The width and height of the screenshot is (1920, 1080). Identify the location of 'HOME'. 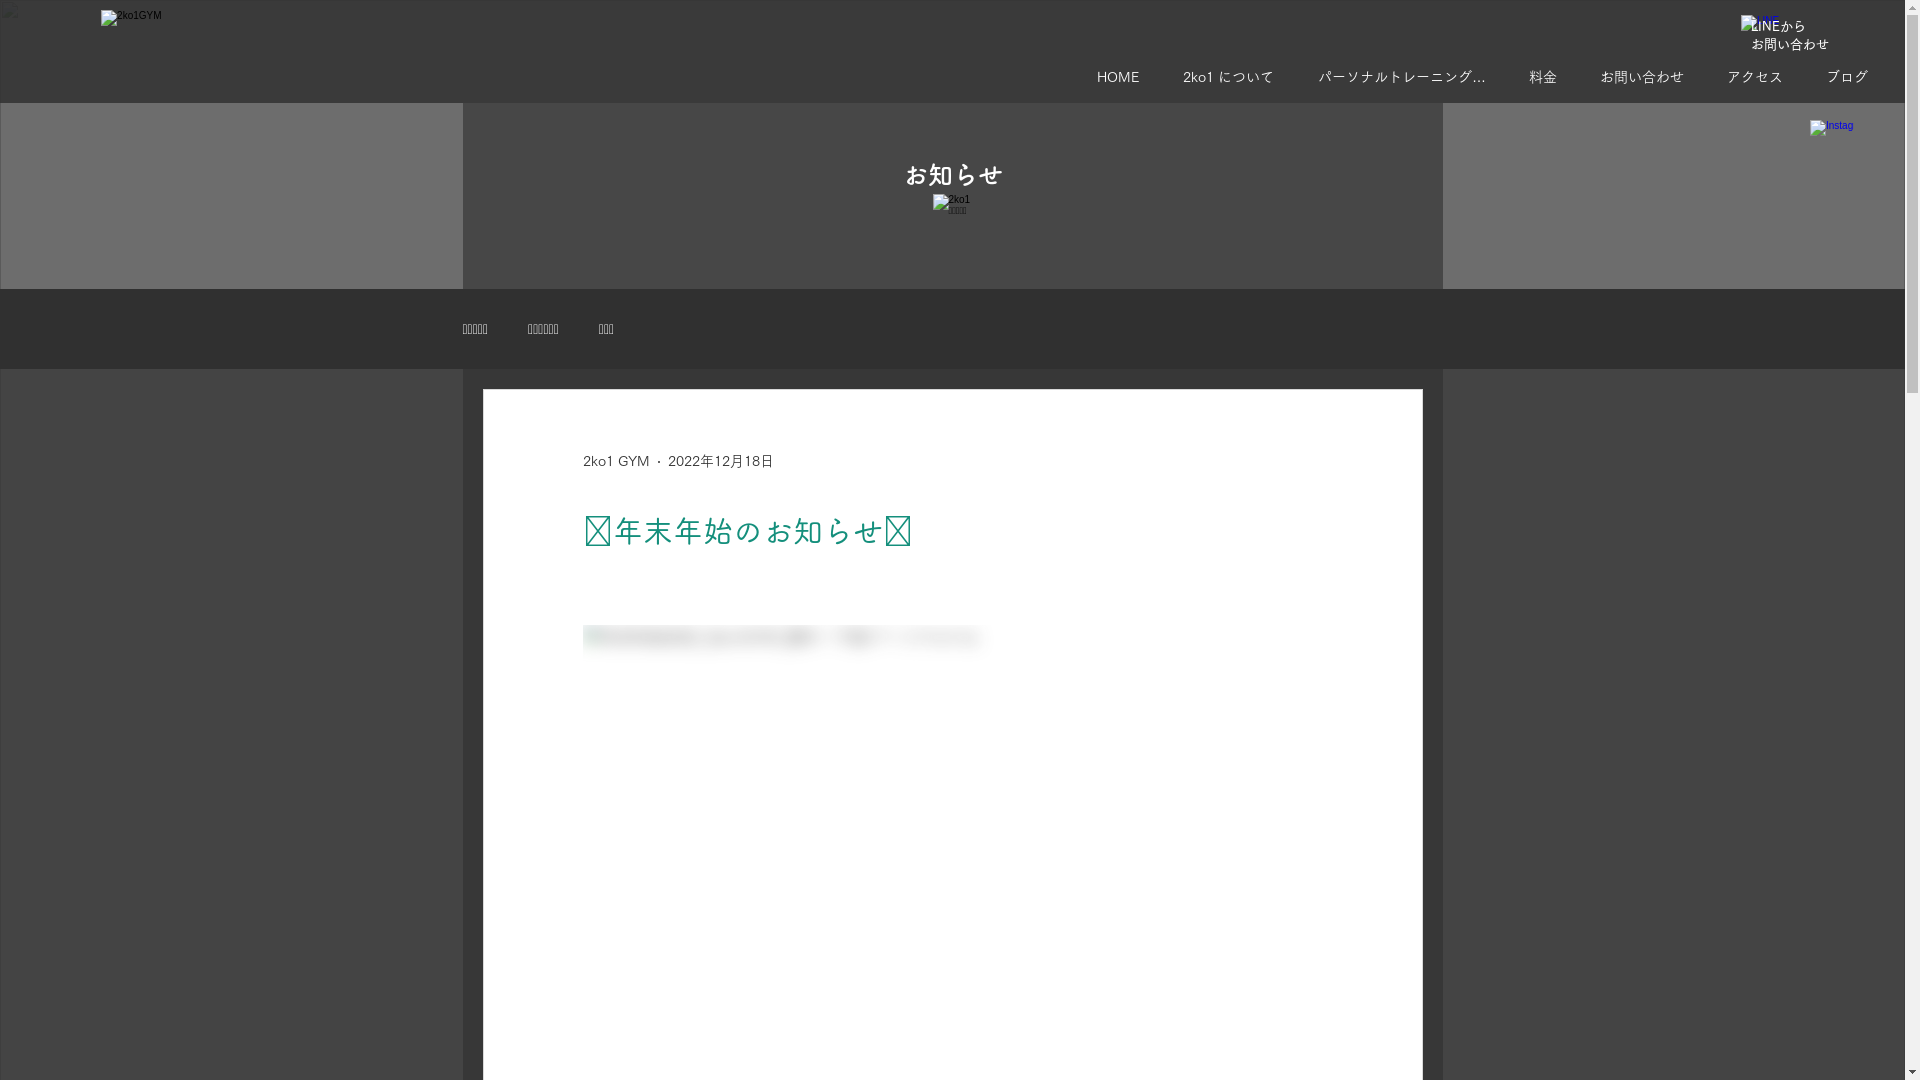
(1124, 76).